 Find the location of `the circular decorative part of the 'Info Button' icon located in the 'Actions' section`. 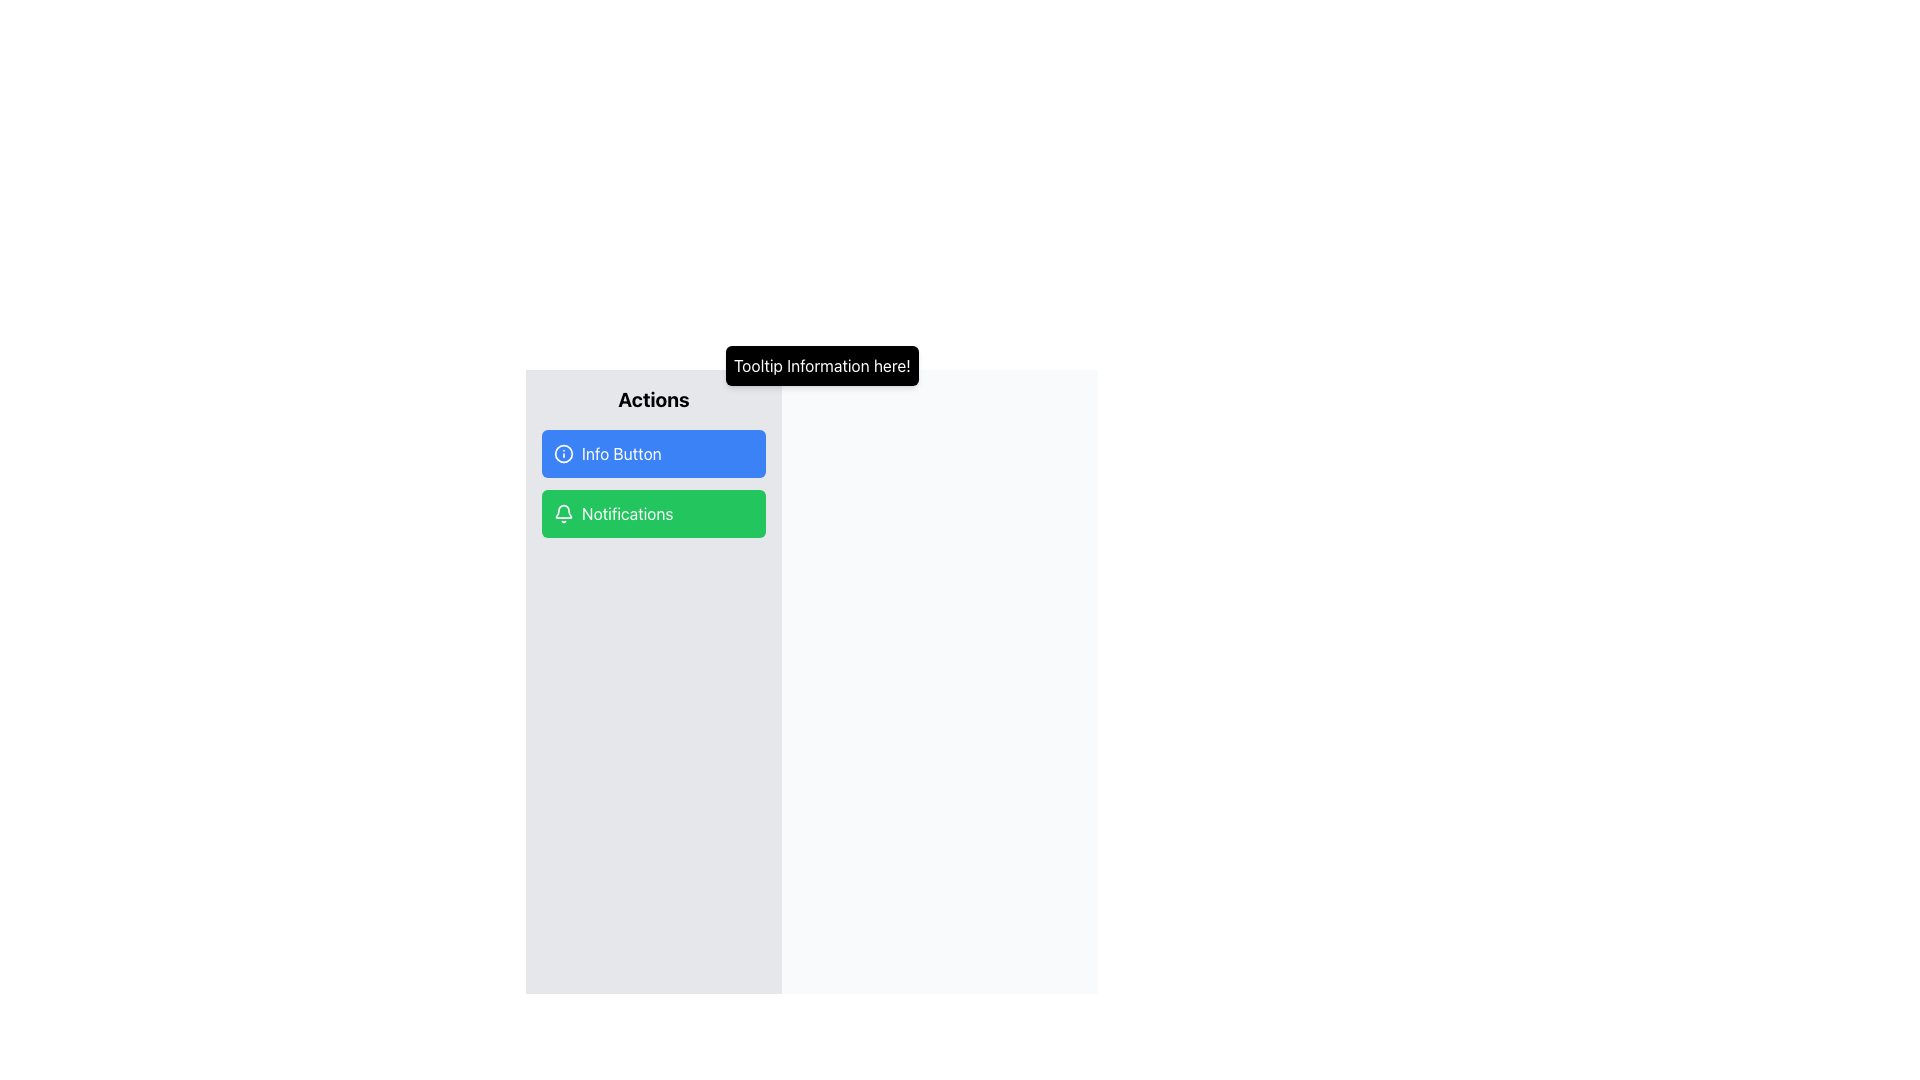

the circular decorative part of the 'Info Button' icon located in the 'Actions' section is located at coordinates (563, 454).